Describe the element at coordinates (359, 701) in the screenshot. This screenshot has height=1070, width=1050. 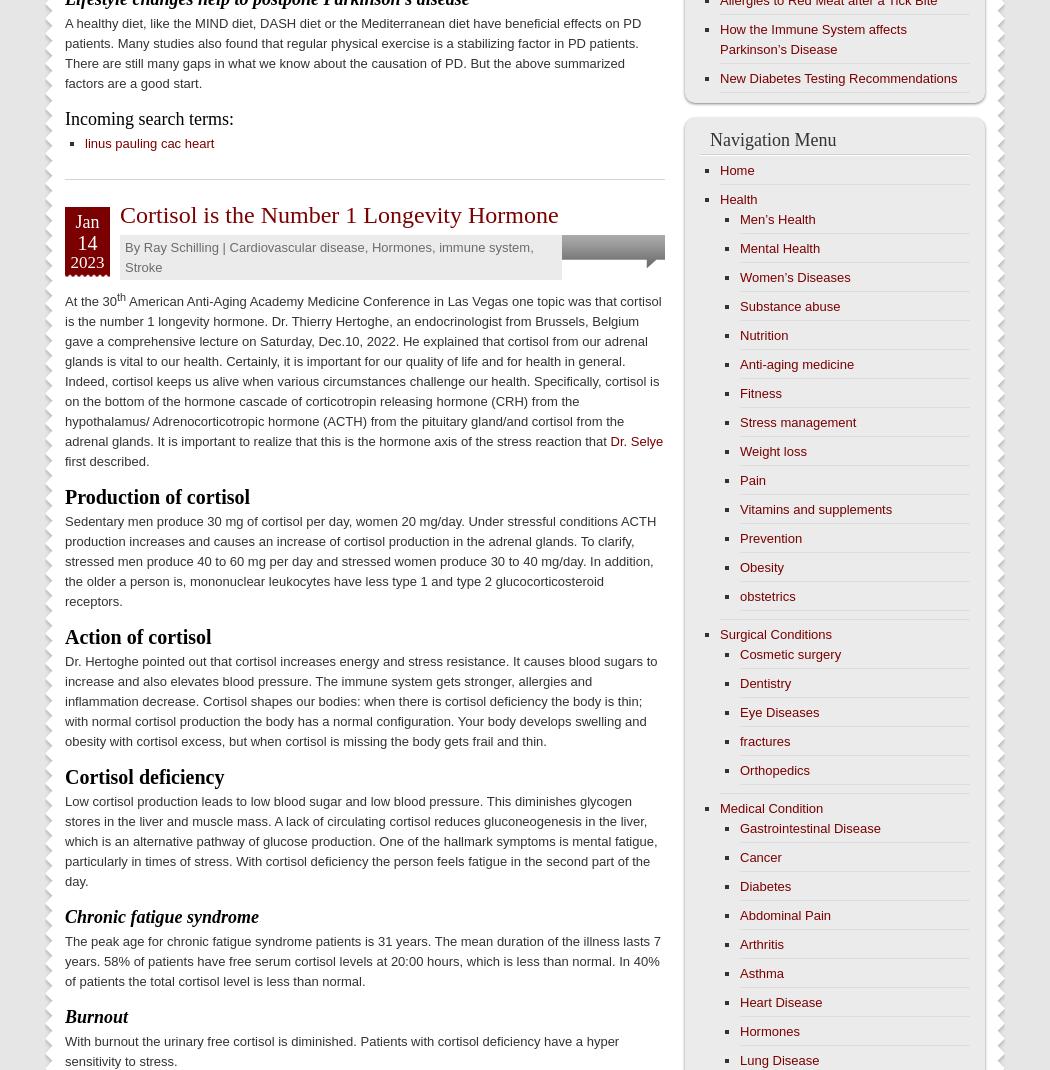
I see `'Dr. Hertoghe pointed out that cortisol increases energy and stress resistance. It causes blood sugars to increase and also elevates blood pressure. The immune system gets stronger, allergies and inflammation decrease. Cortisol shapes our bodies: when there is cortisol deficiency the body is thin; with normal cortisol production the body has a normal configuration. Your body develops swelling and obesity with cortisol excess, but when cortisol is missing the body gets frail and thin.'` at that location.